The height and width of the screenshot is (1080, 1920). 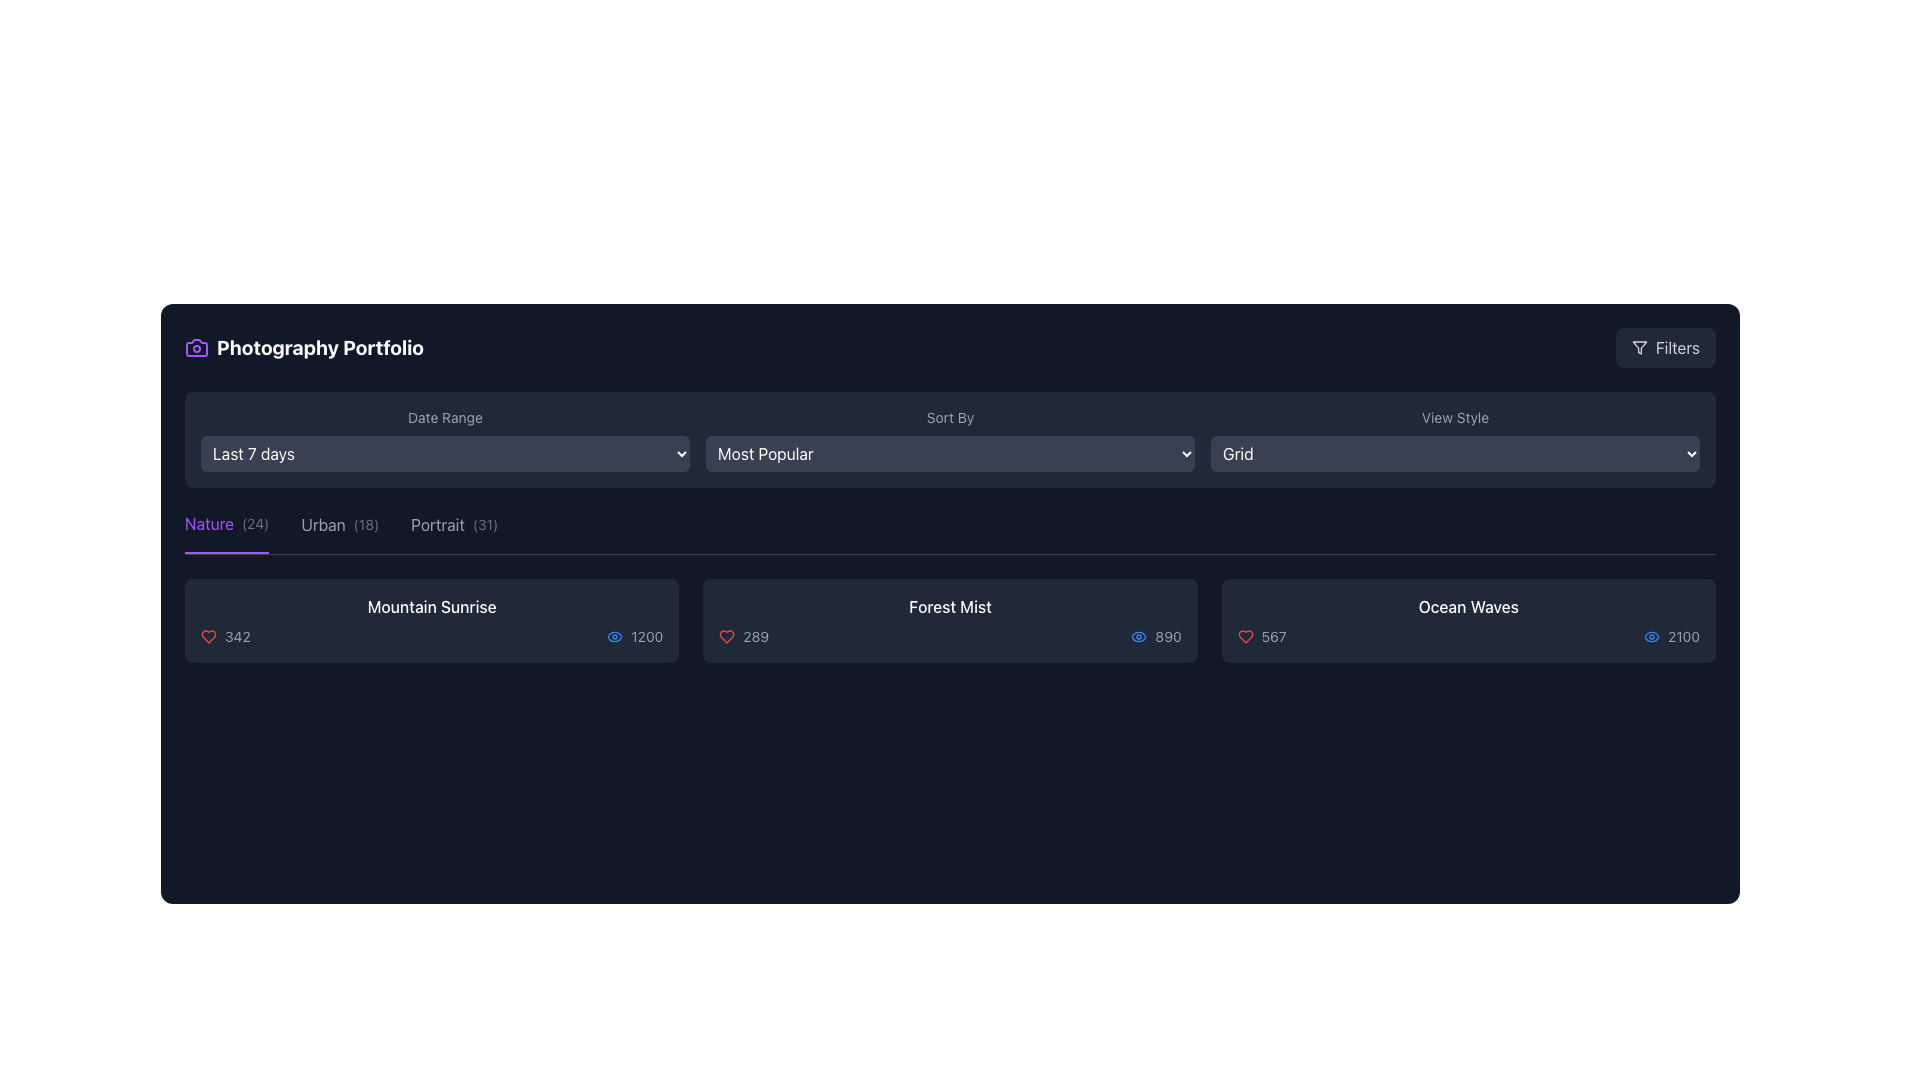 What do you see at coordinates (1455, 438) in the screenshot?
I see `the dropdown menu located in the top-right section below the 'View Style' label` at bounding box center [1455, 438].